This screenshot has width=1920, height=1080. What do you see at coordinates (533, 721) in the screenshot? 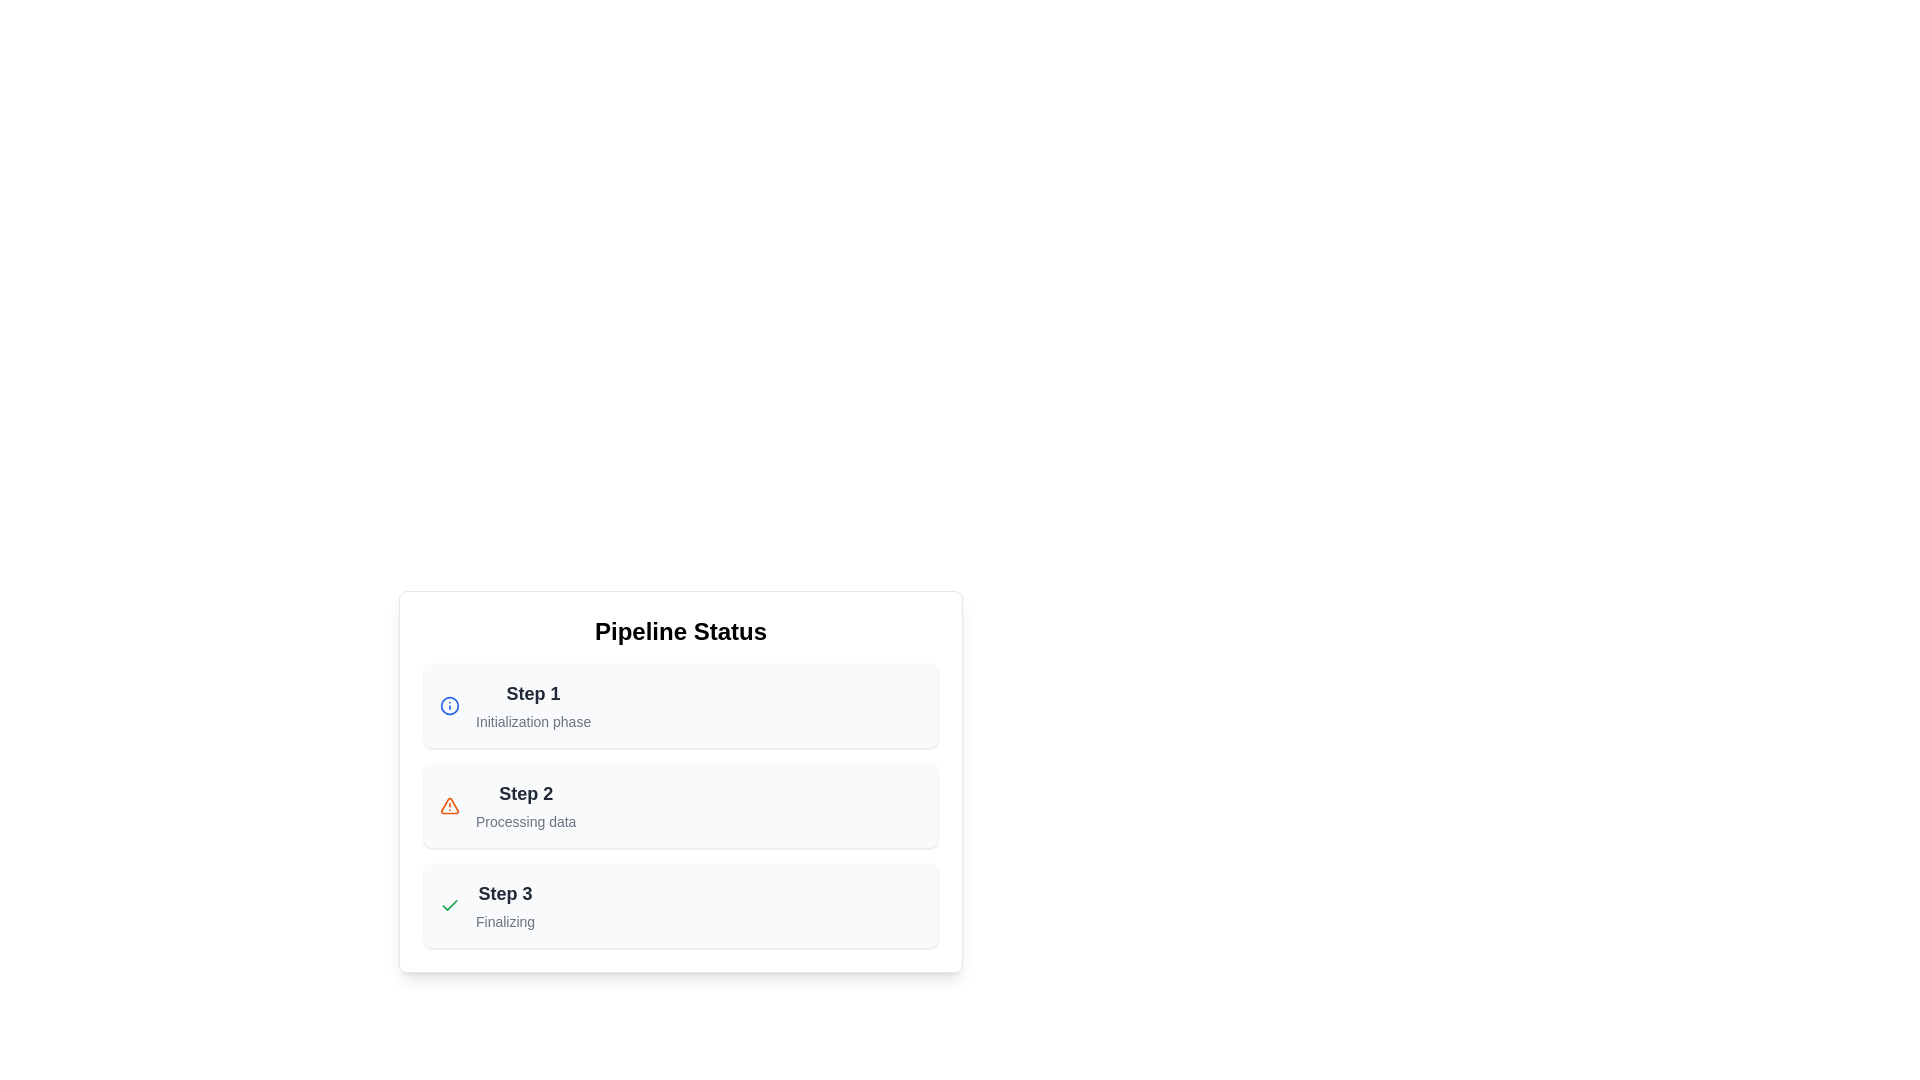
I see `the text label displaying 'Initialization phase', which is located below the bold title 'Step 1' in a gray, muted tone` at bounding box center [533, 721].